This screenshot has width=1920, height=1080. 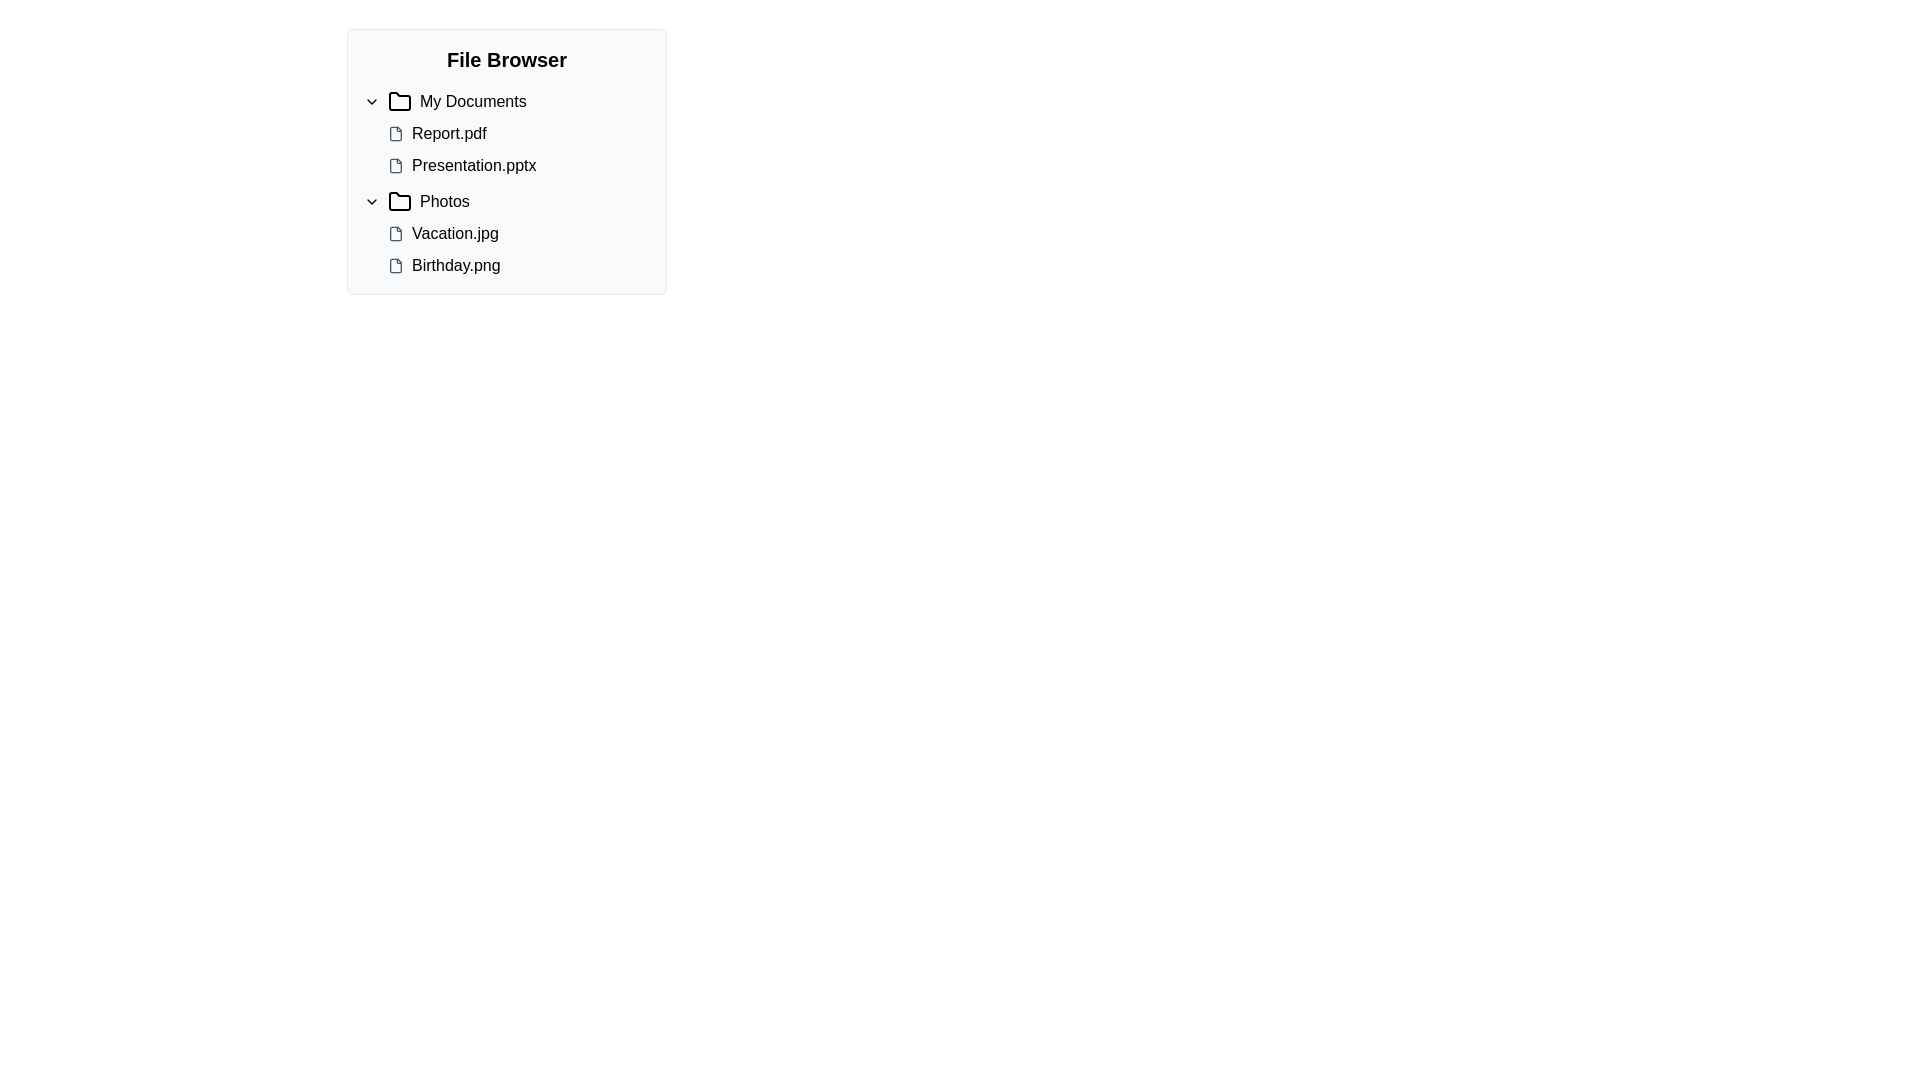 I want to click on the 'Vacation.jpg' file entry in the file browser, so click(x=518, y=233).